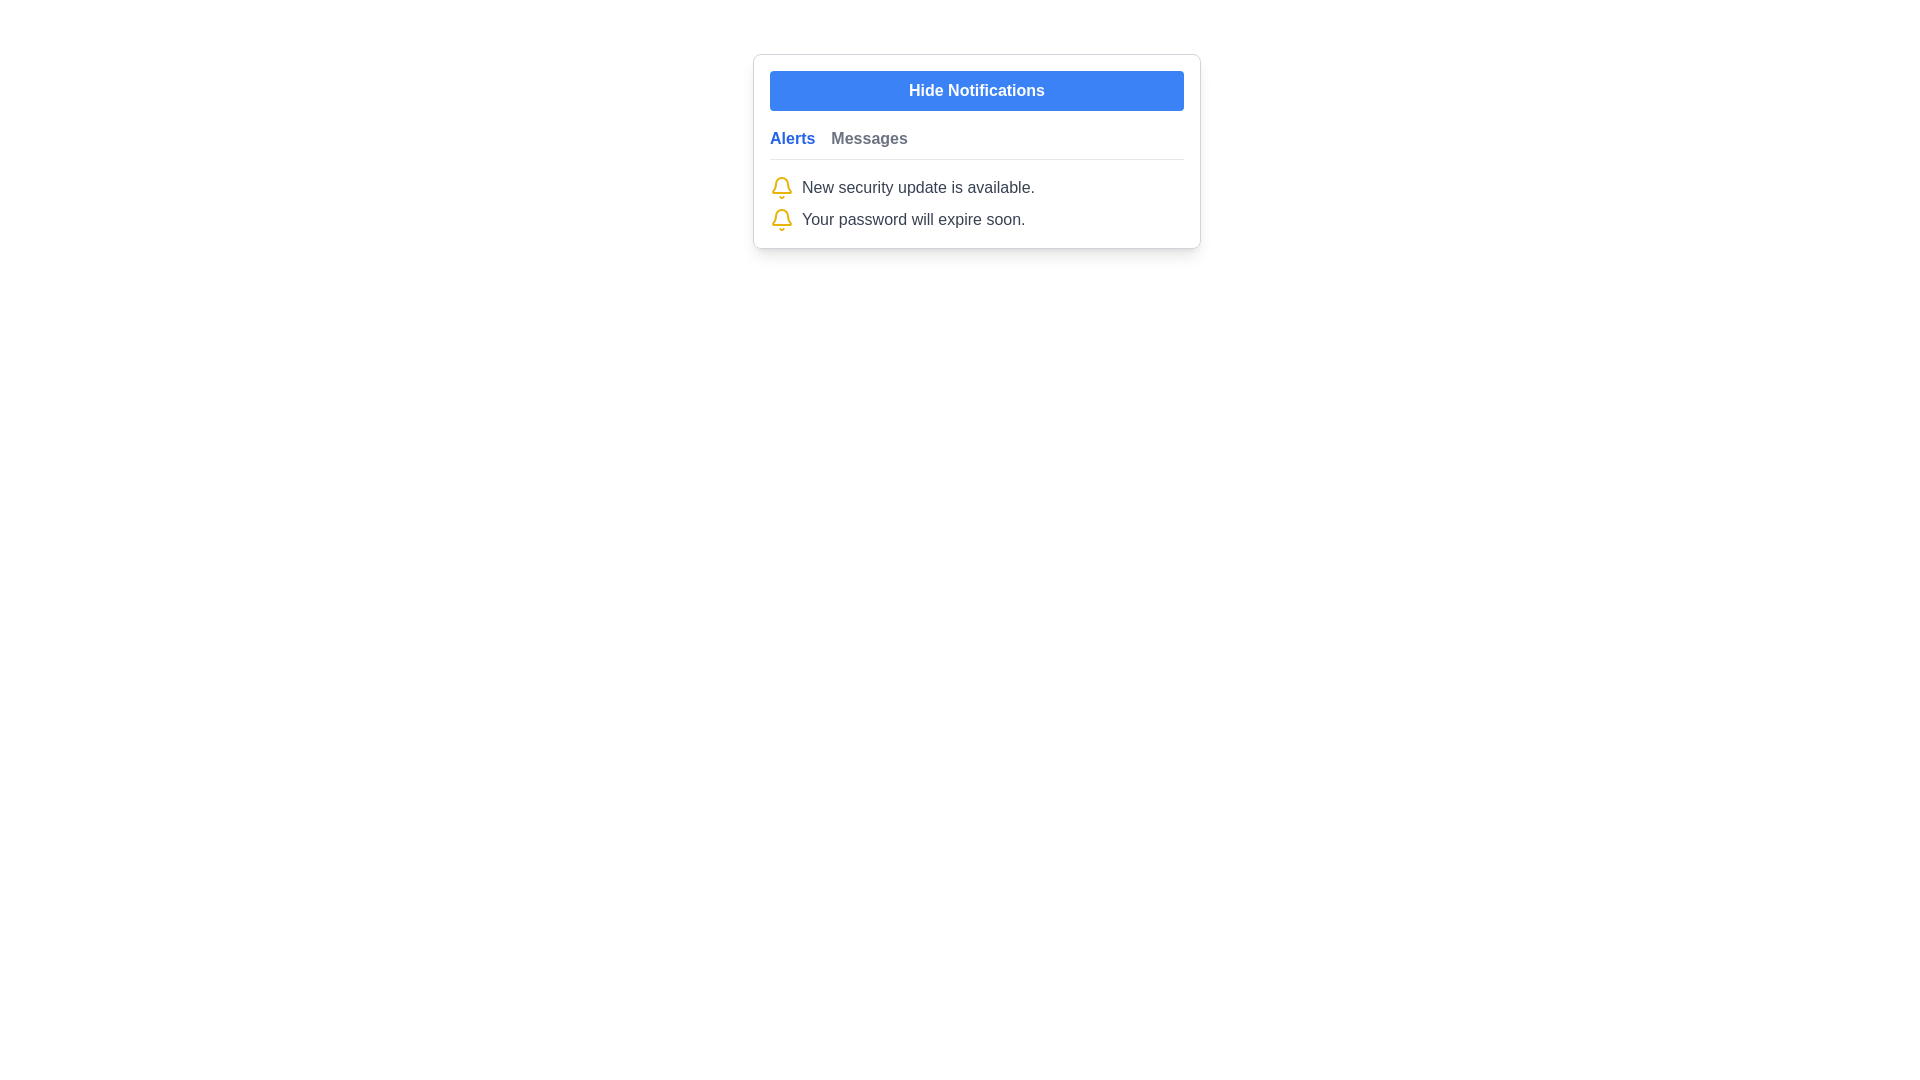 This screenshot has height=1080, width=1920. Describe the element at coordinates (781, 188) in the screenshot. I see `the yellow bell-shaped notification icon located to the left of the alert text in the notification block labeled 'New security update is available.'` at that location.